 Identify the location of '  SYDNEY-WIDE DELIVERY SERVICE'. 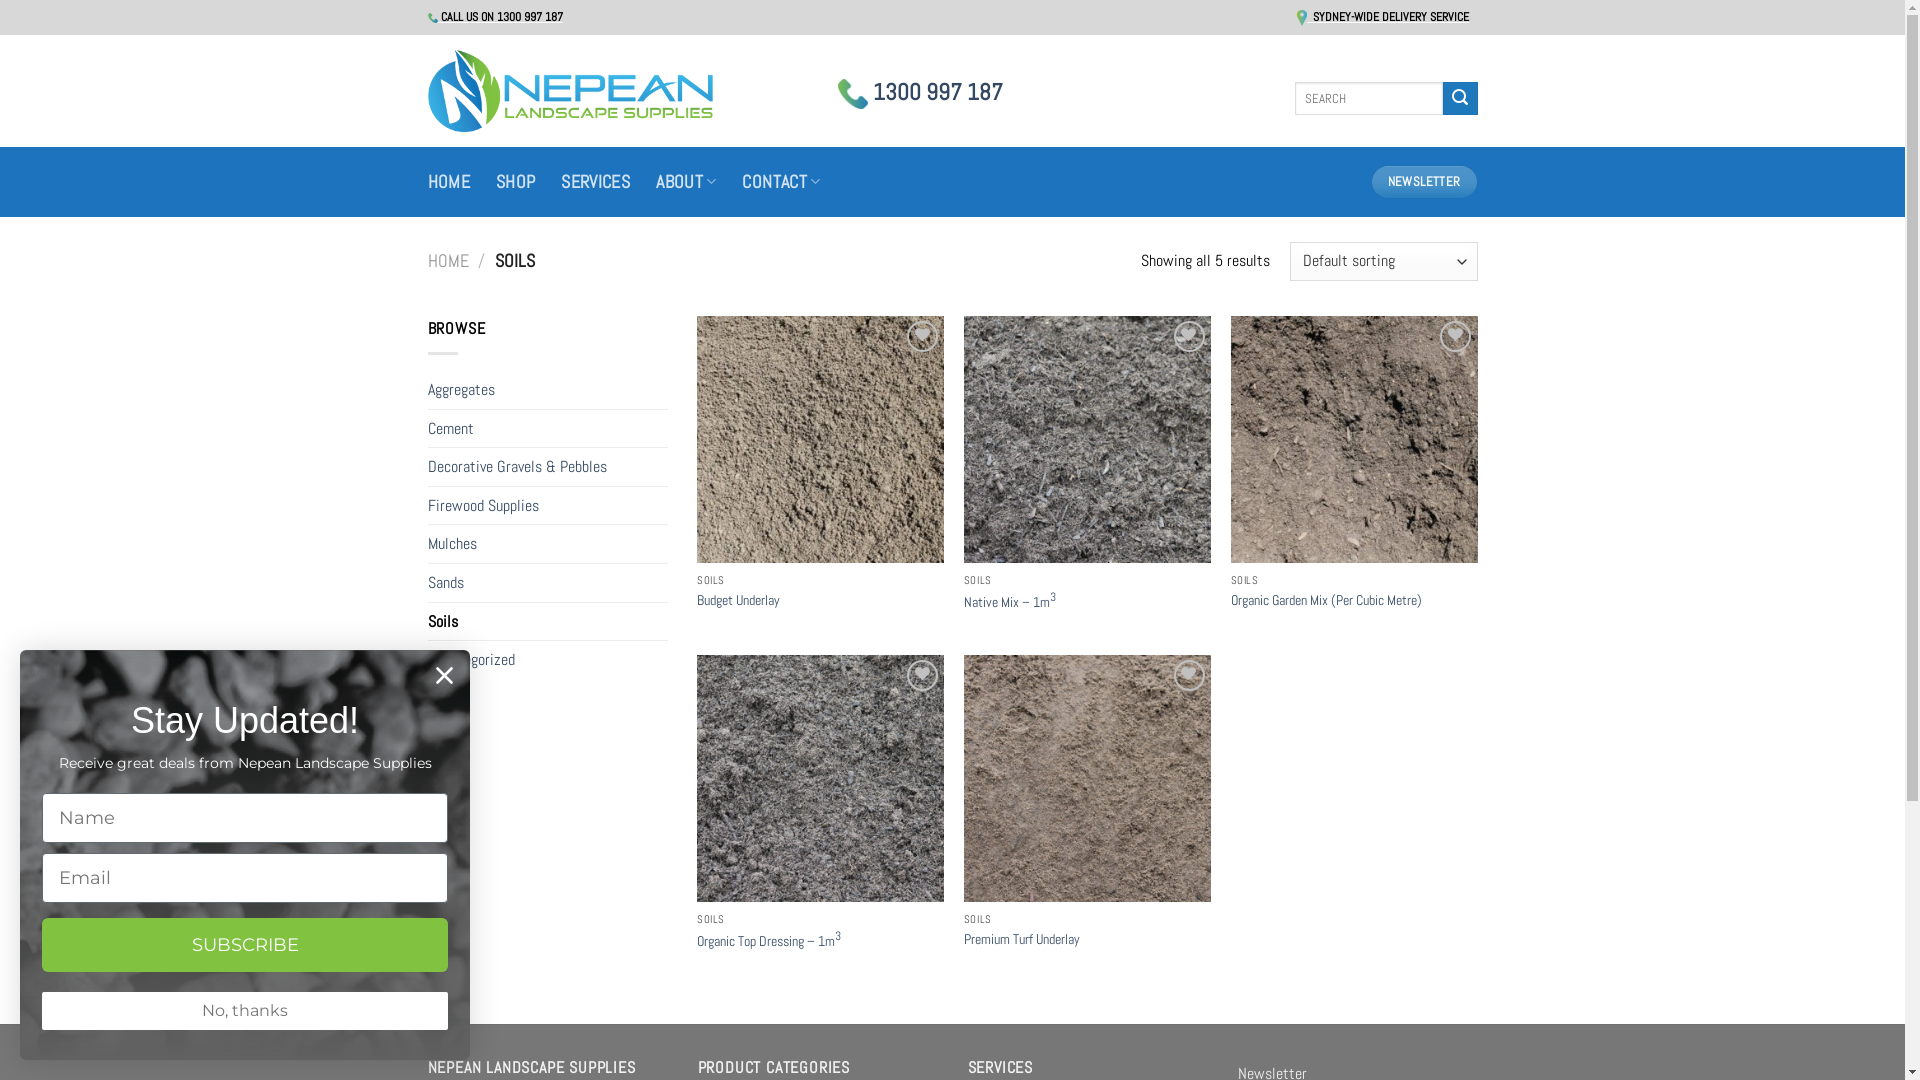
(1296, 16).